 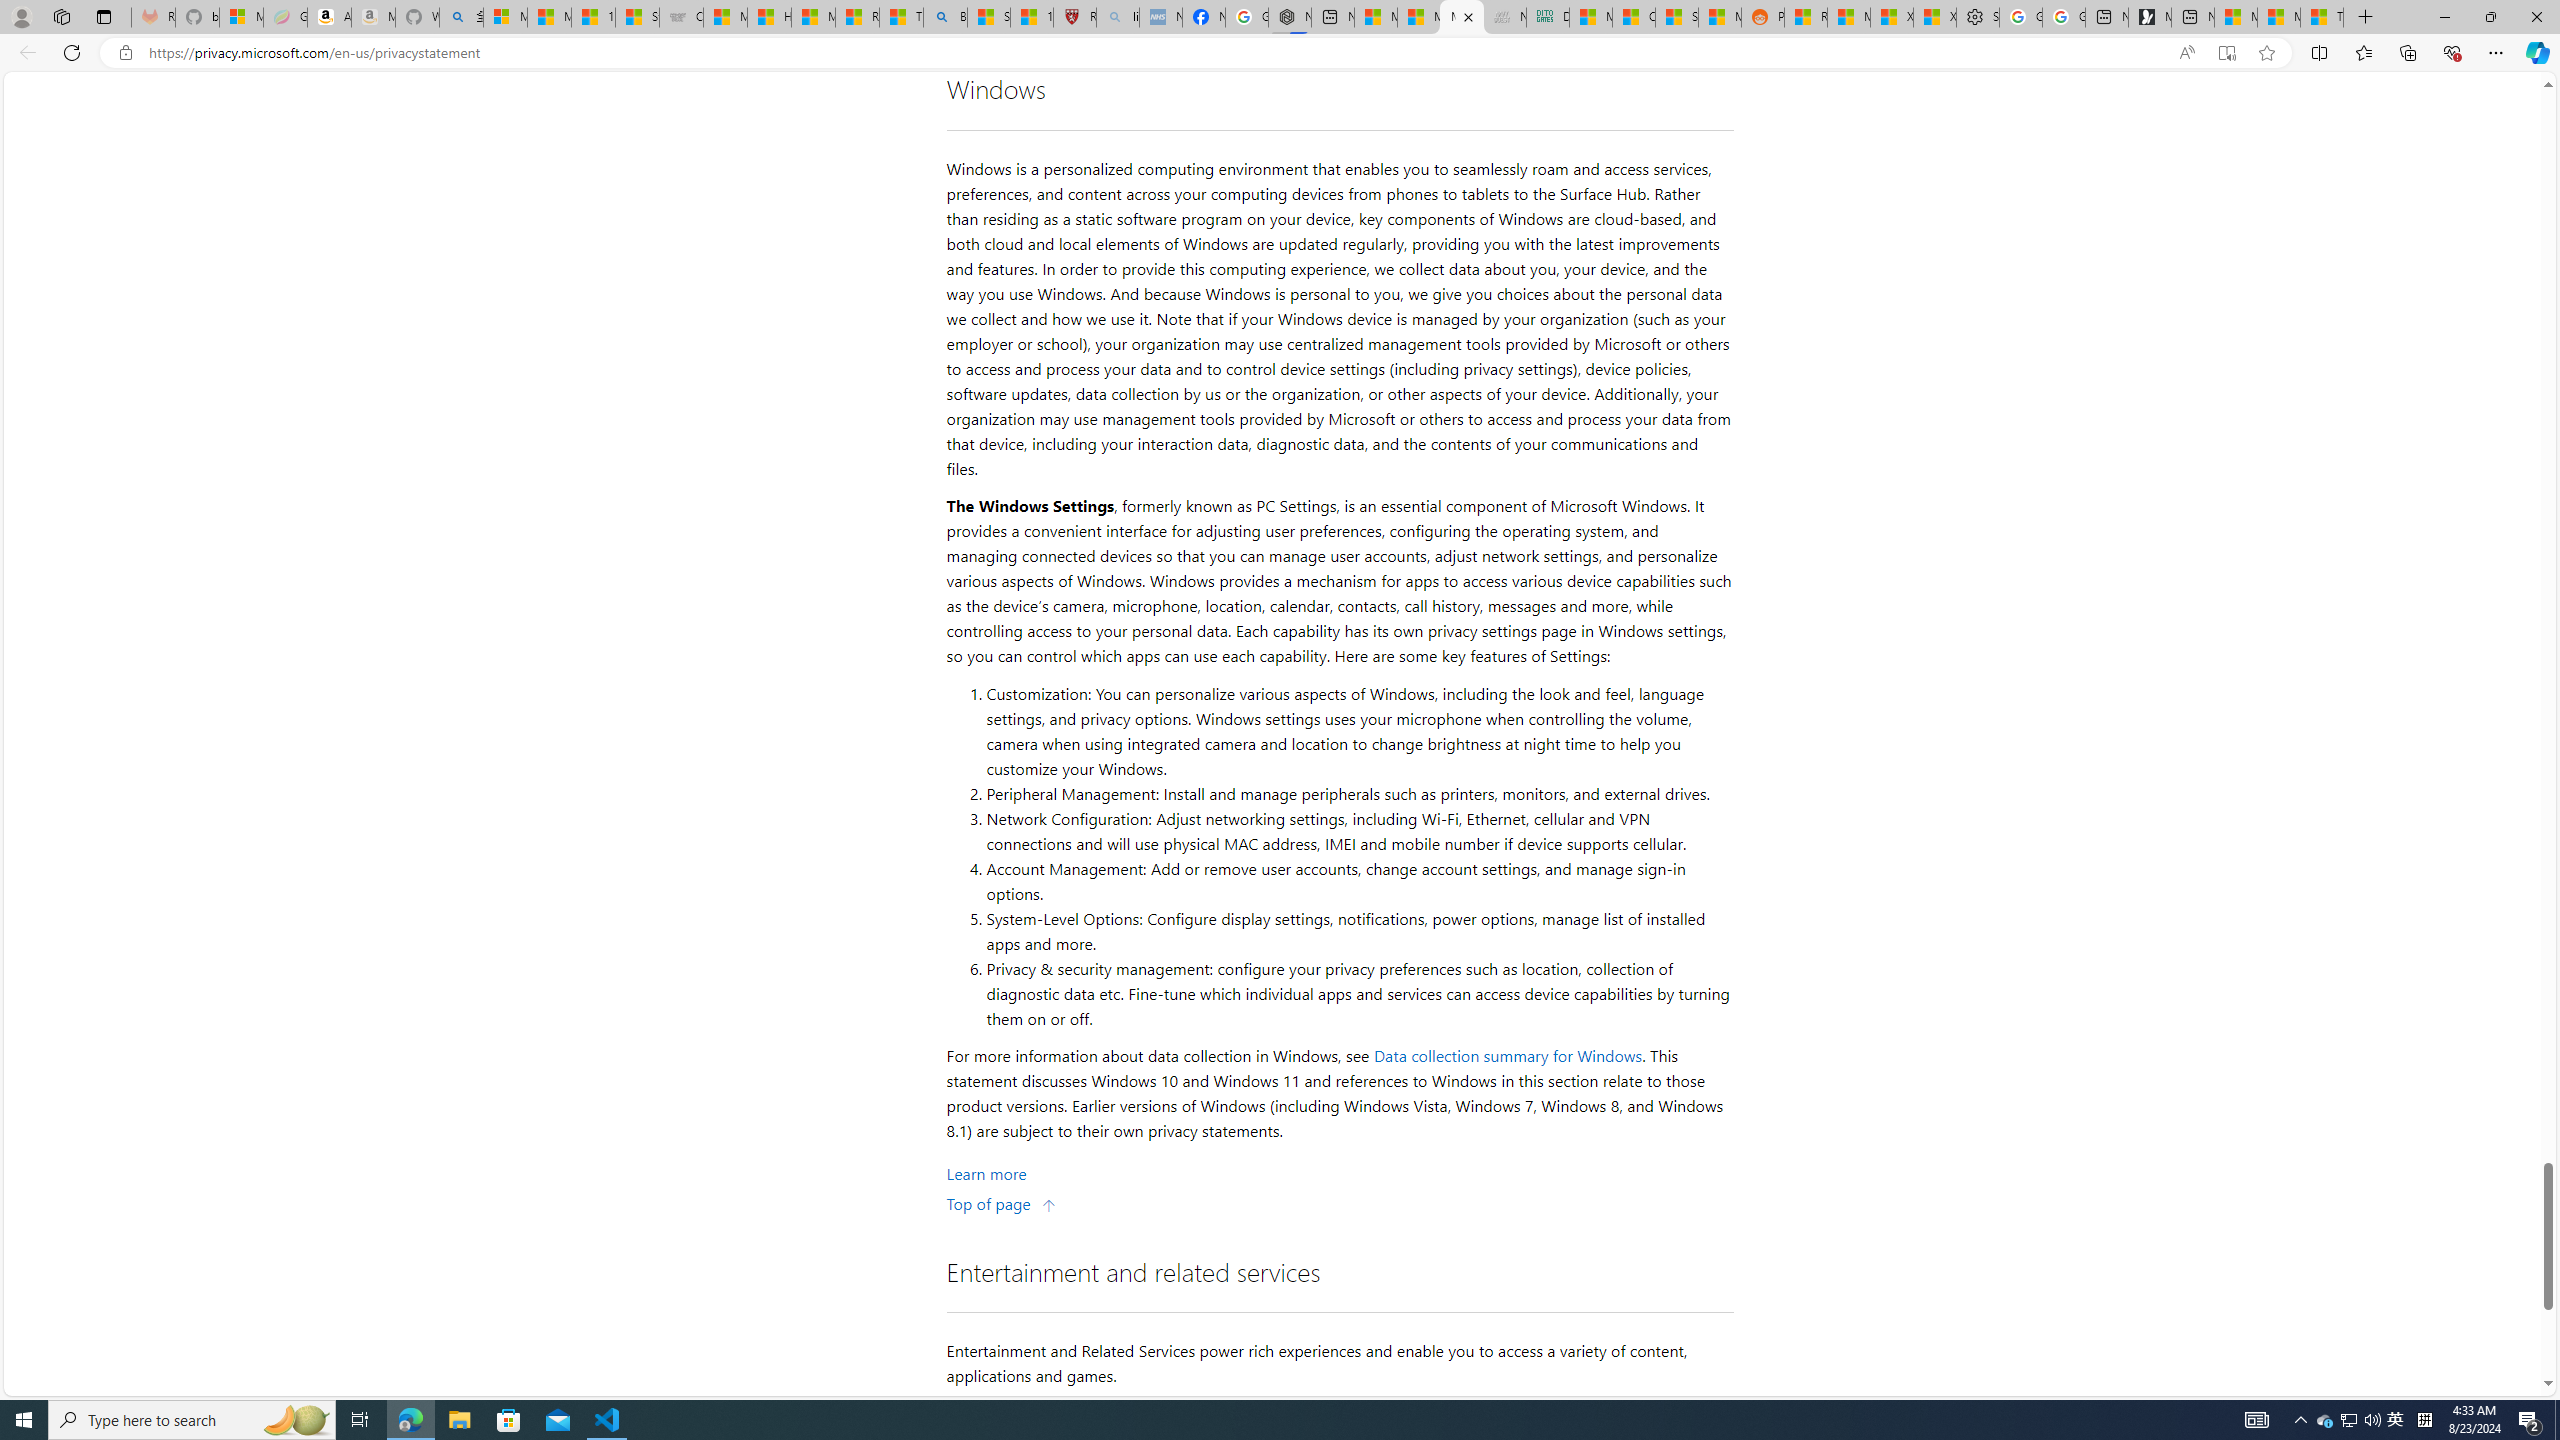 I want to click on '12 Popular Science Lies that Must be Corrected', so click(x=1031, y=16).